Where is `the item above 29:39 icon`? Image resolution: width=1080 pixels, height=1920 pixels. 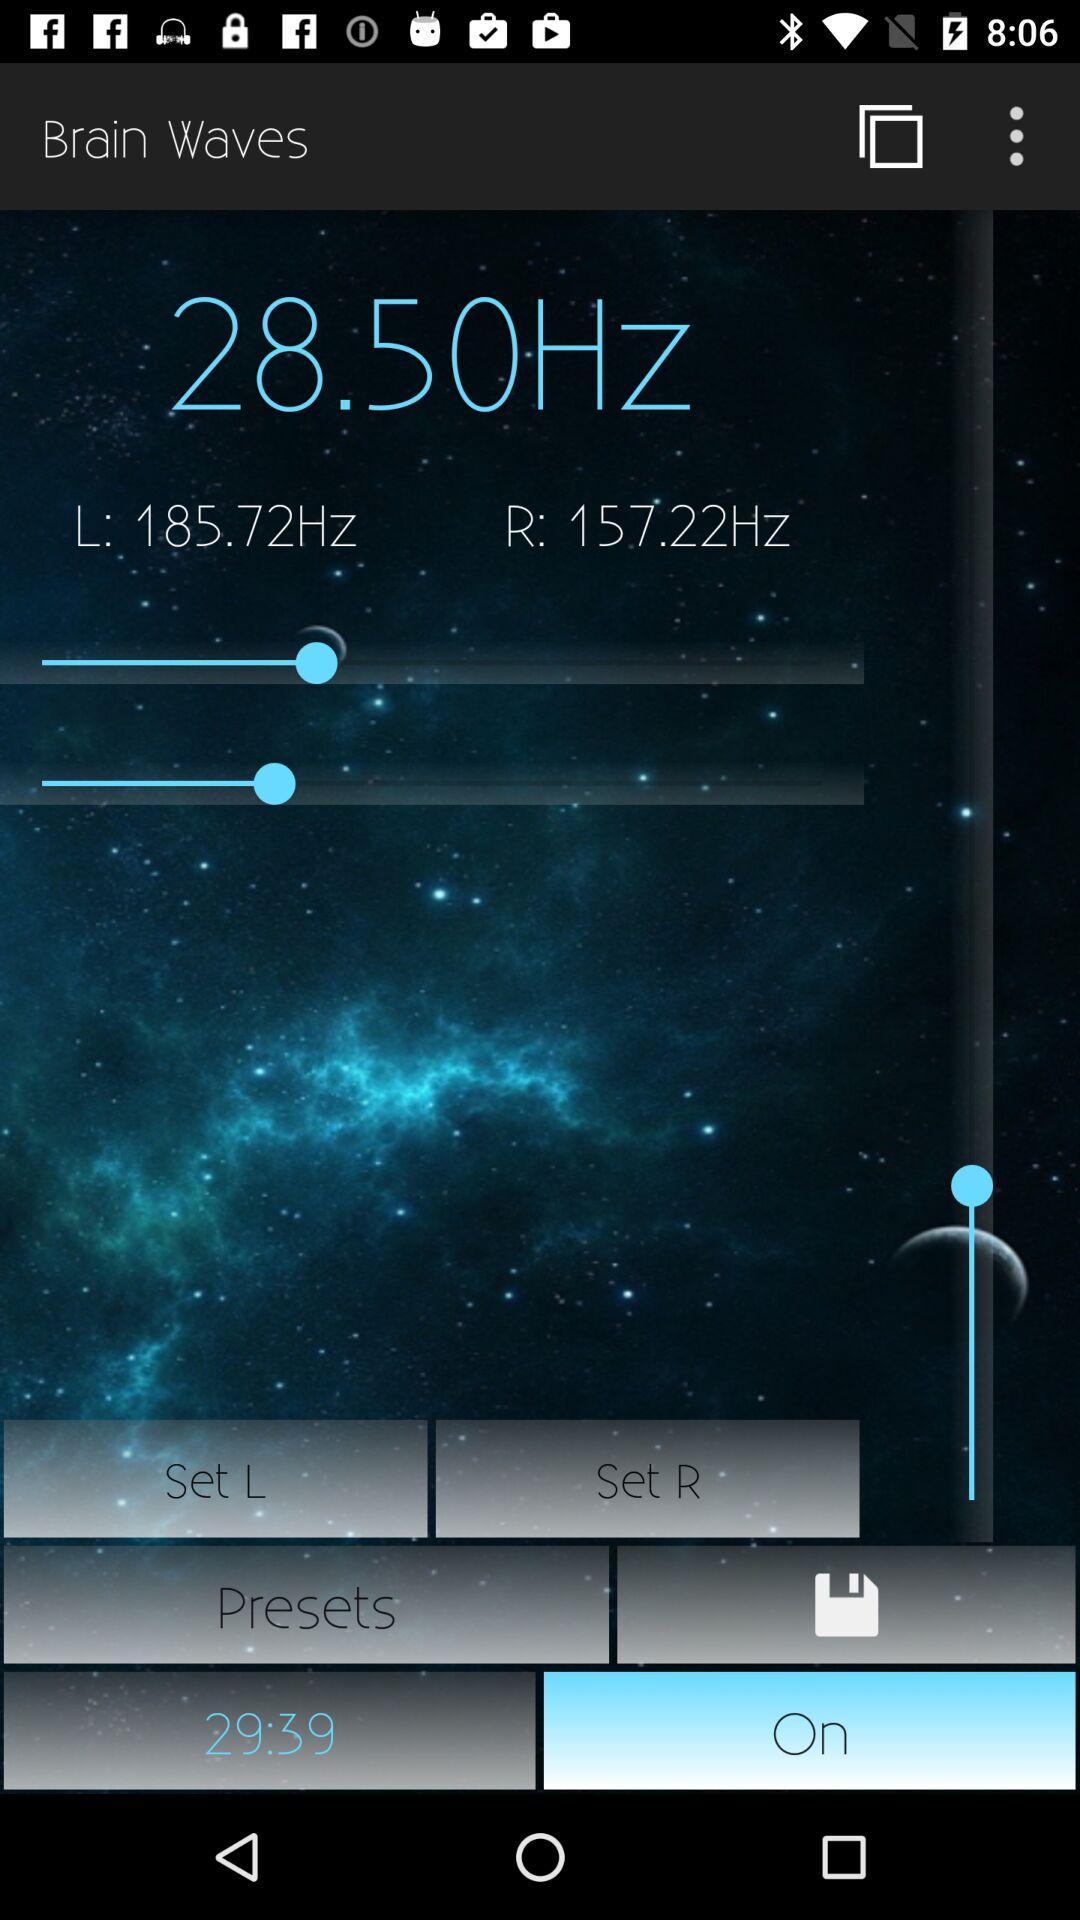
the item above 29:39 icon is located at coordinates (306, 1604).